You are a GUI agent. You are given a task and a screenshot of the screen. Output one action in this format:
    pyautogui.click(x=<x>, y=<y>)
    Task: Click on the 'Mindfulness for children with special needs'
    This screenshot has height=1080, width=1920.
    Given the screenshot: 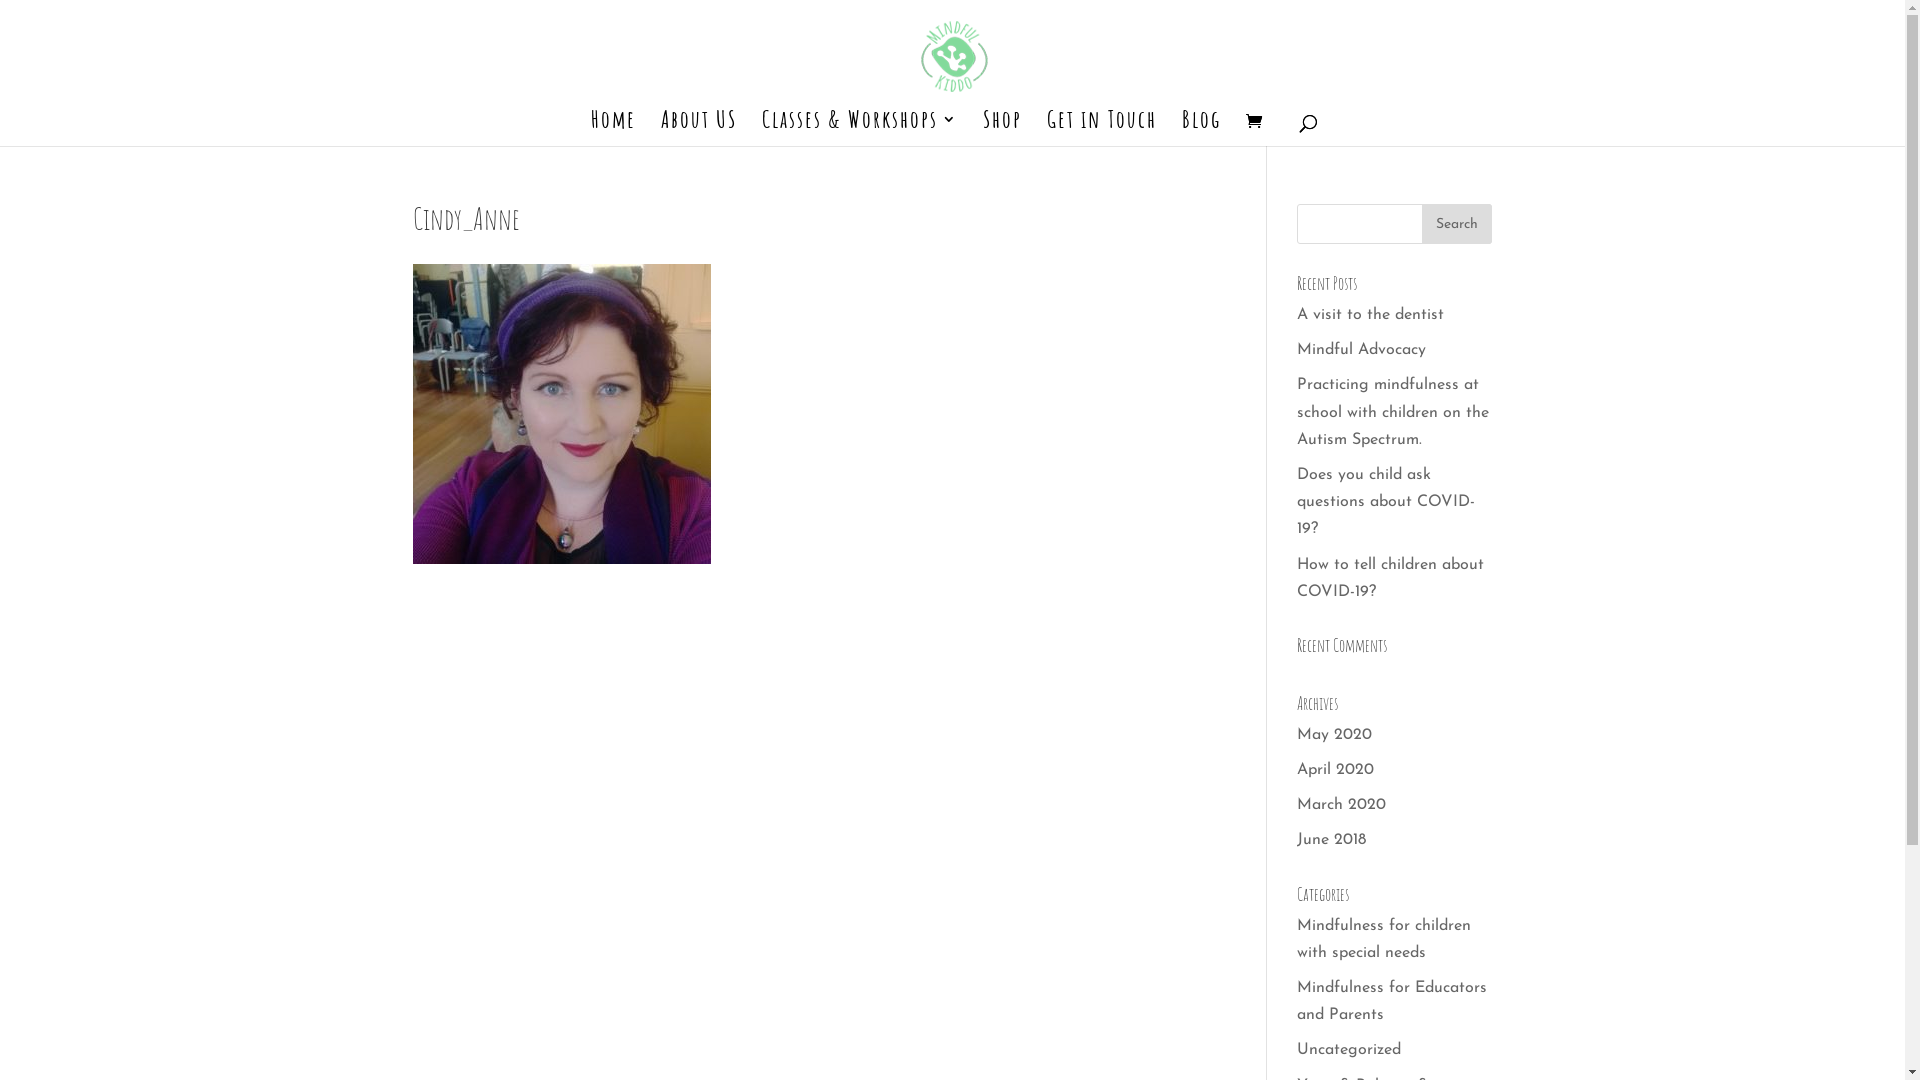 What is the action you would take?
    pyautogui.click(x=1382, y=939)
    